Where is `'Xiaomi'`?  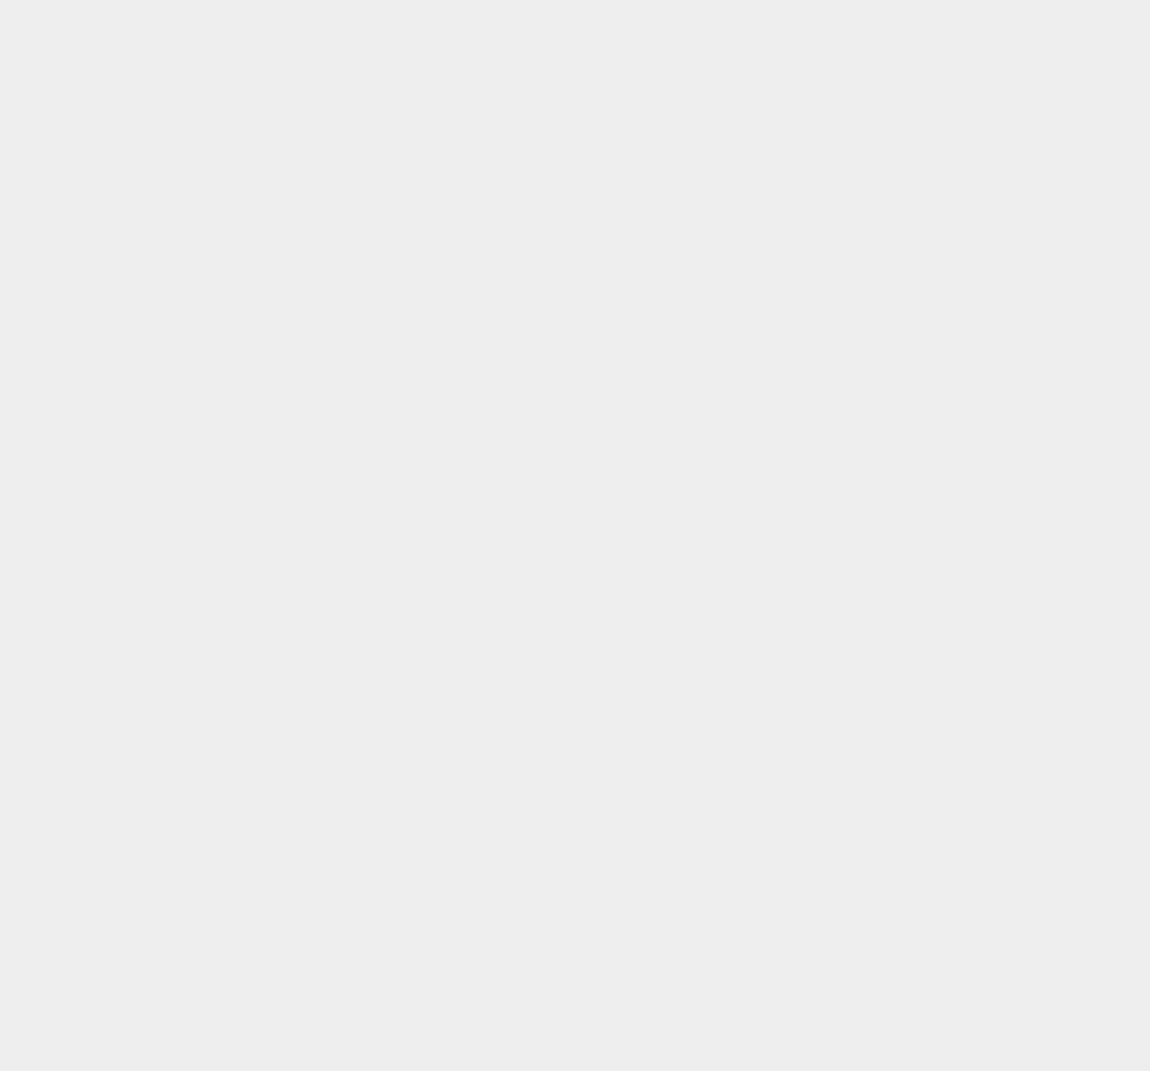 'Xiaomi' is located at coordinates (812, 256).